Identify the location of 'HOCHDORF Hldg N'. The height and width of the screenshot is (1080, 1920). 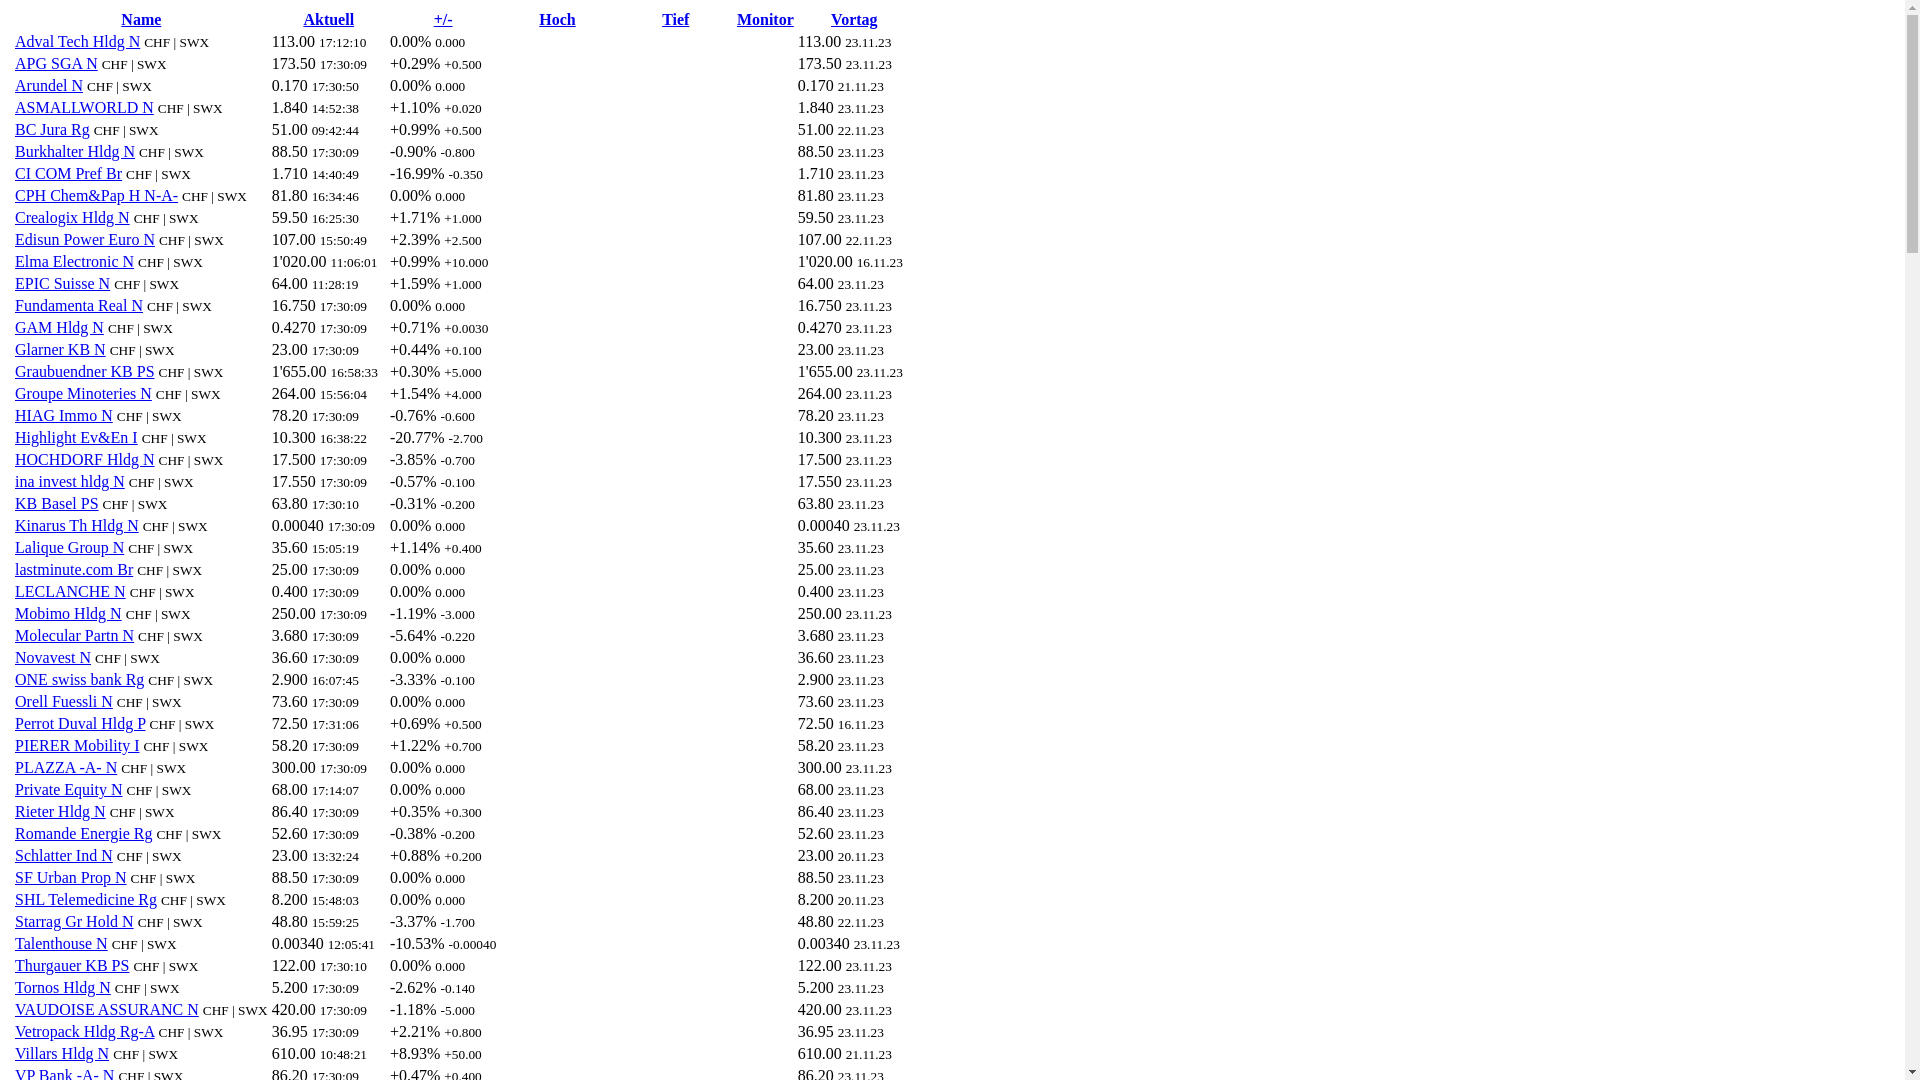
(84, 459).